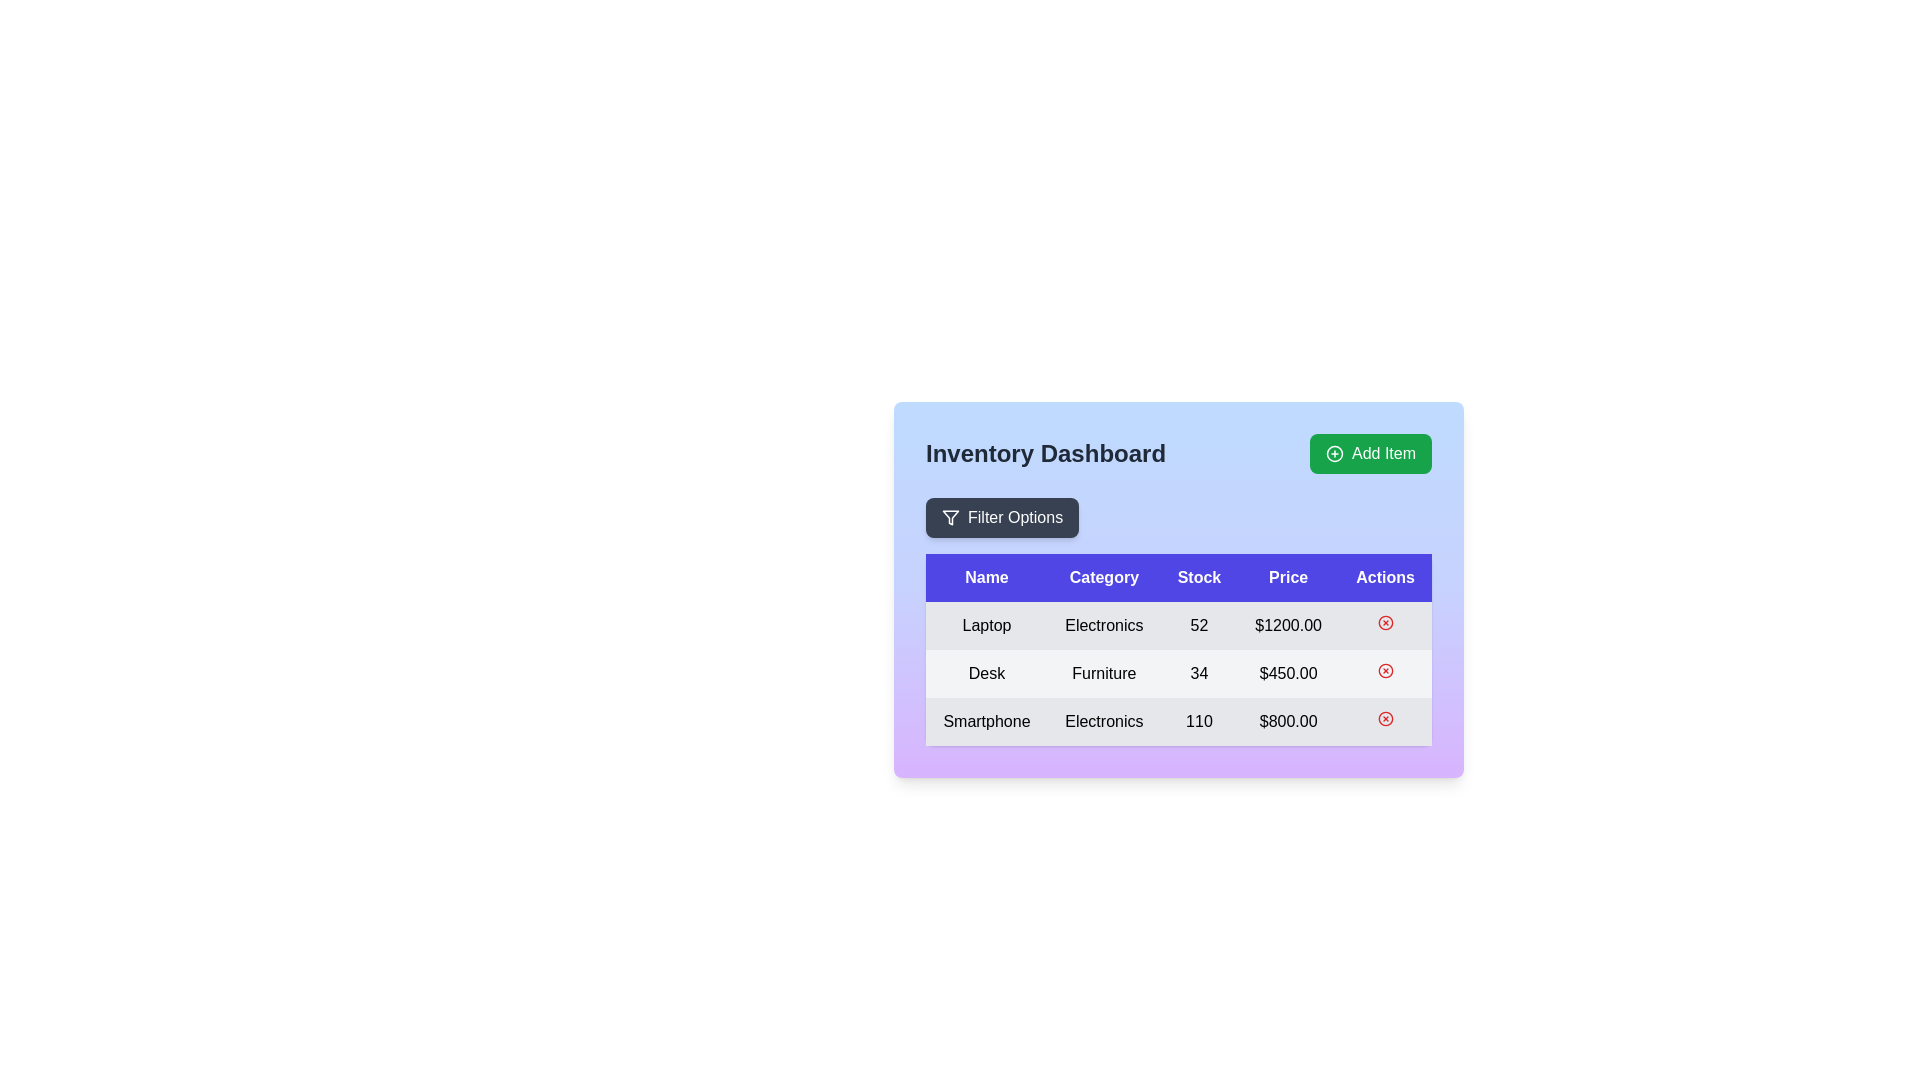 The image size is (1920, 1080). Describe the element at coordinates (1288, 674) in the screenshot. I see `the static text display showing the price '$450.00' in the 'Price' column of the table for the product 'Desk'` at that location.